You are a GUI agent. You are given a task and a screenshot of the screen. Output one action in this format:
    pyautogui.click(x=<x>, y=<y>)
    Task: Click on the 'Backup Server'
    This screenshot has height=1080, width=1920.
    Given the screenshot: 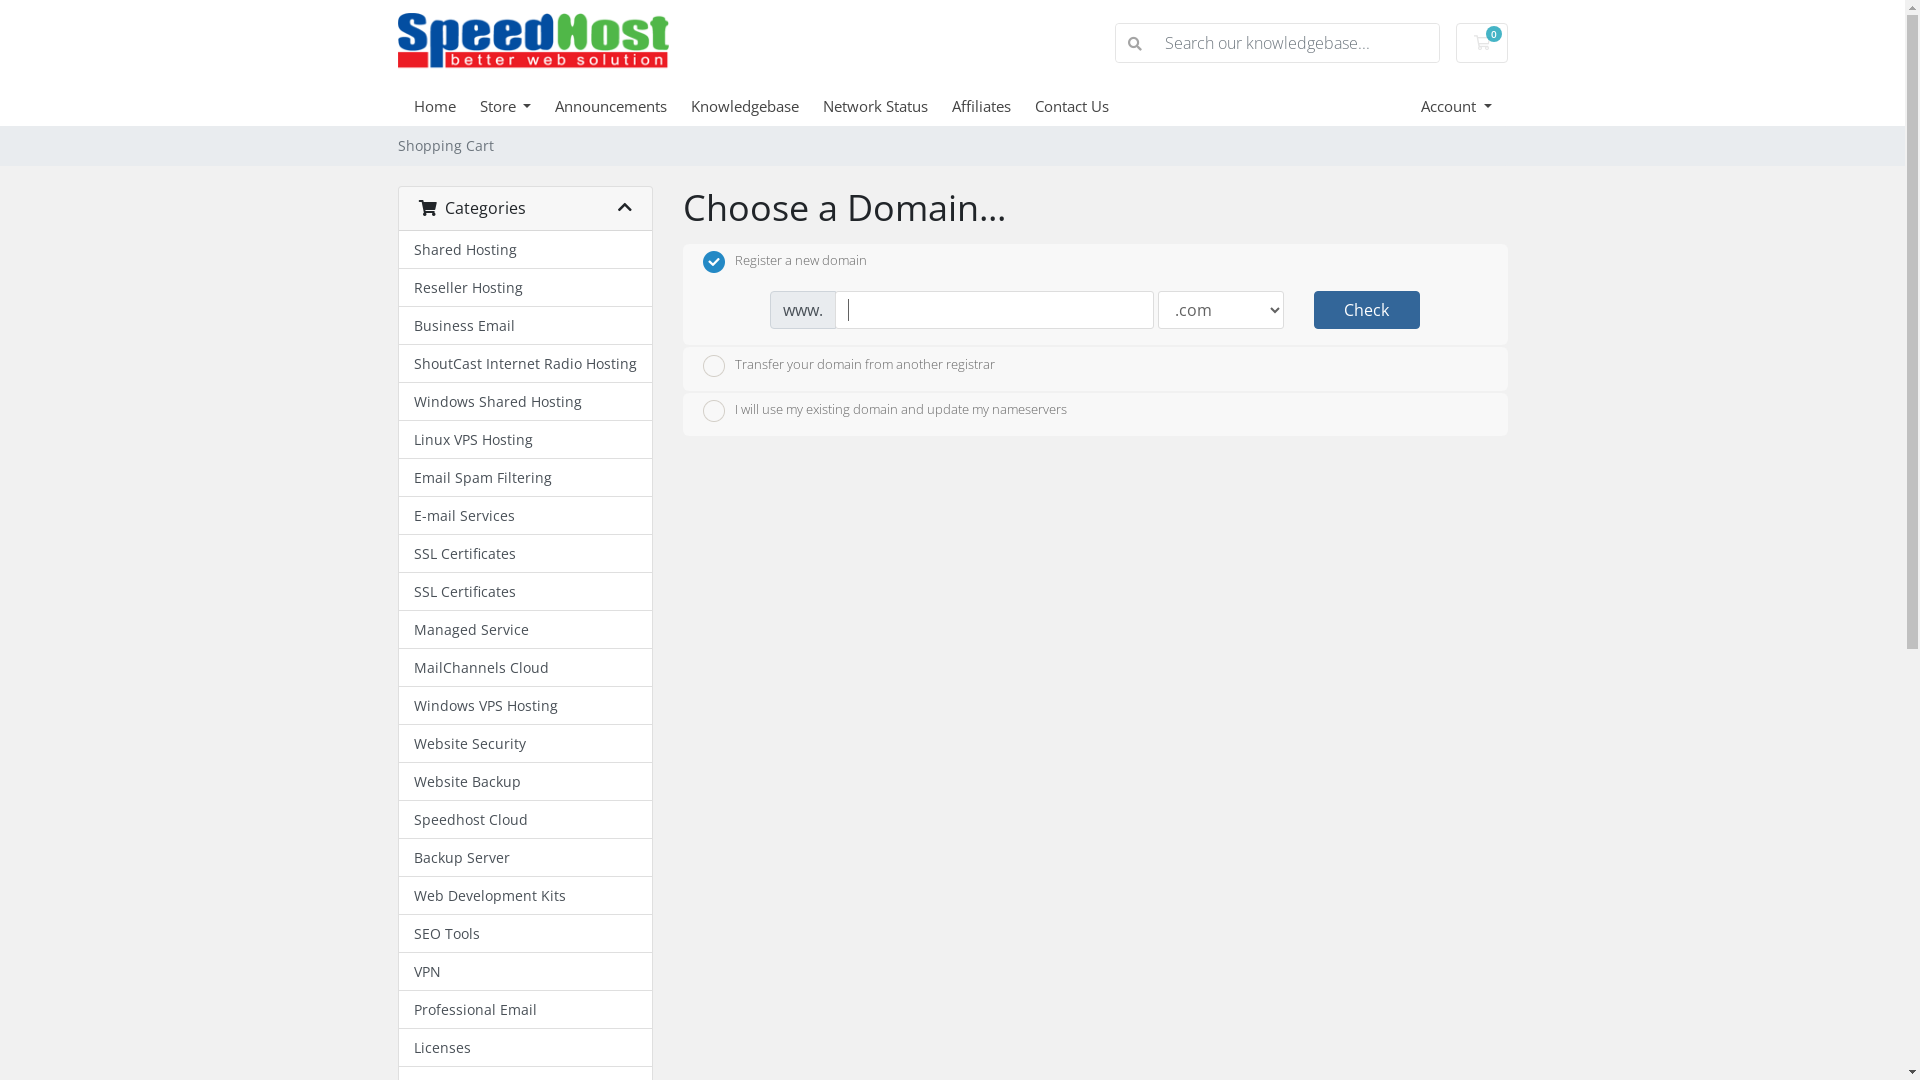 What is the action you would take?
    pyautogui.click(x=524, y=856)
    